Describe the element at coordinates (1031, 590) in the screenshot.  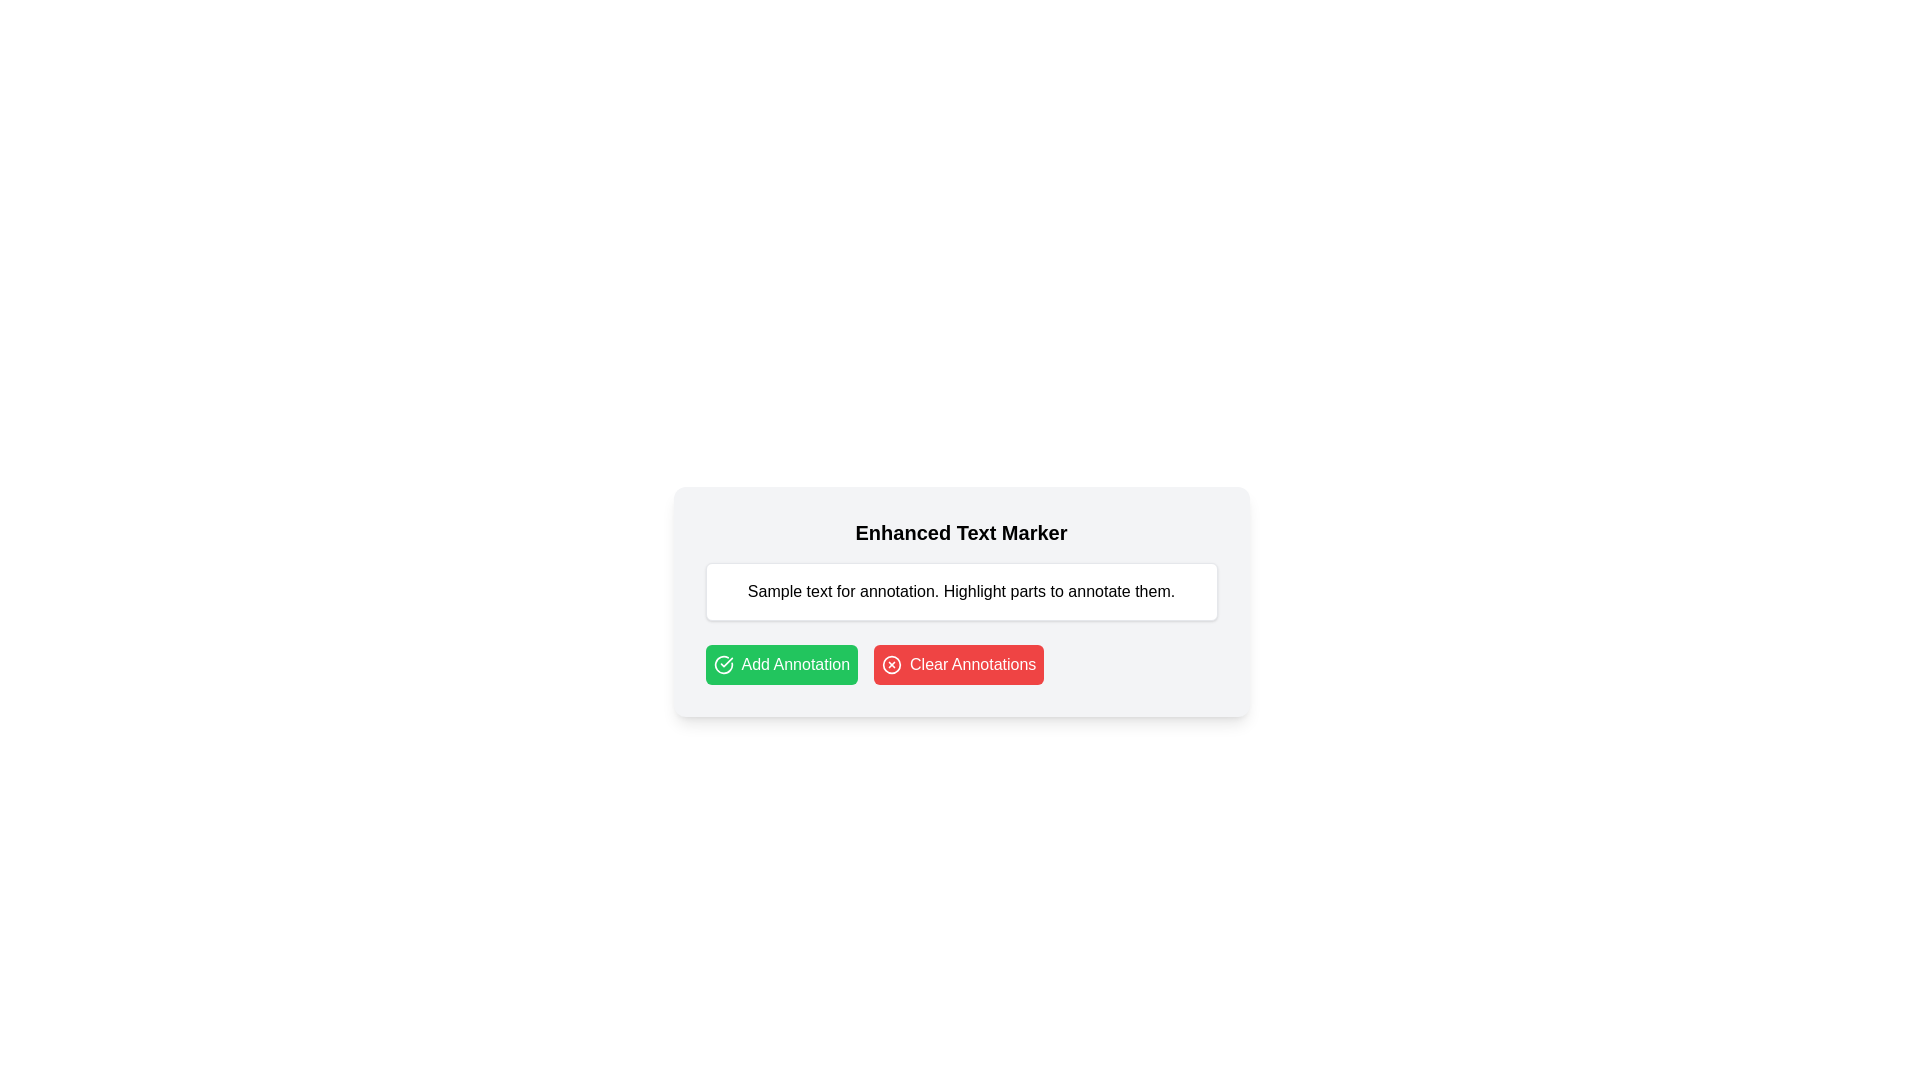
I see `the 37th character in the text paragraph 'Sample text for annotation. Highlight parts to annotate them.' located beneath the title 'Enhanced Text Marker'` at that location.